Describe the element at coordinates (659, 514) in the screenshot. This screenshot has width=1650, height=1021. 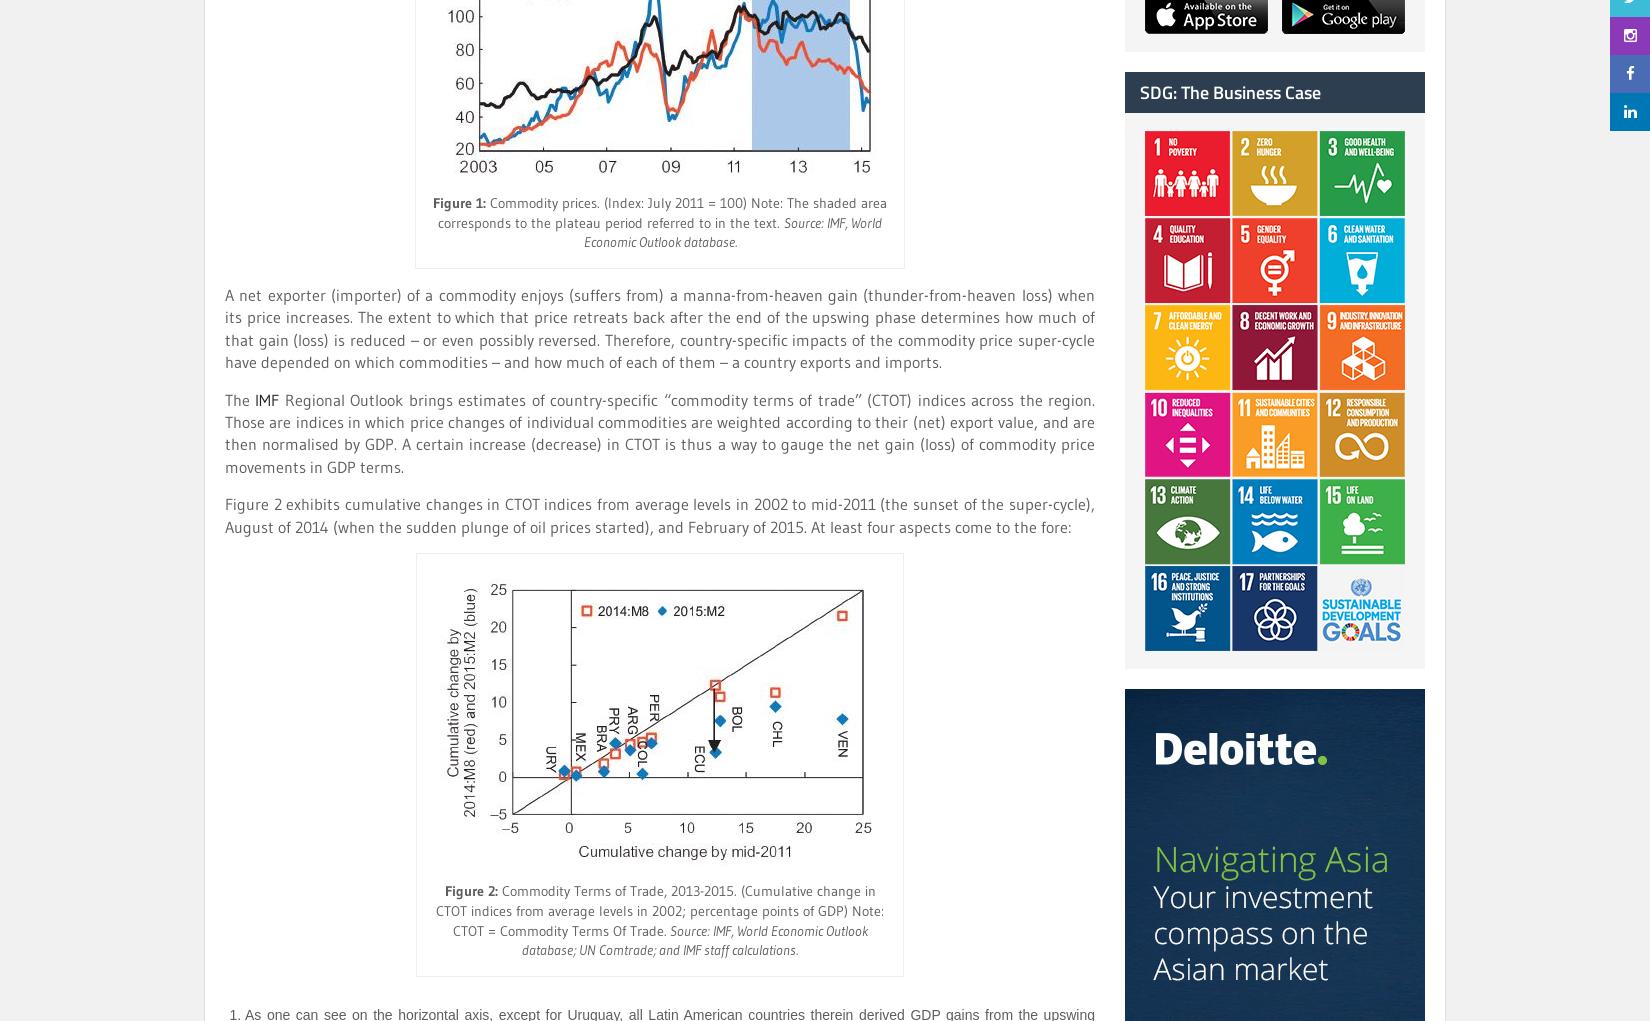
I see `'Figure 2 exhibits cumulative changes in CTOT indices from average levels in 2002 to mid-2011 (the sunset of the super-cycle), August of 2014 (when the sudden plunge of oil prices started), and February of 2015. At least four aspects come to the fore:'` at that location.